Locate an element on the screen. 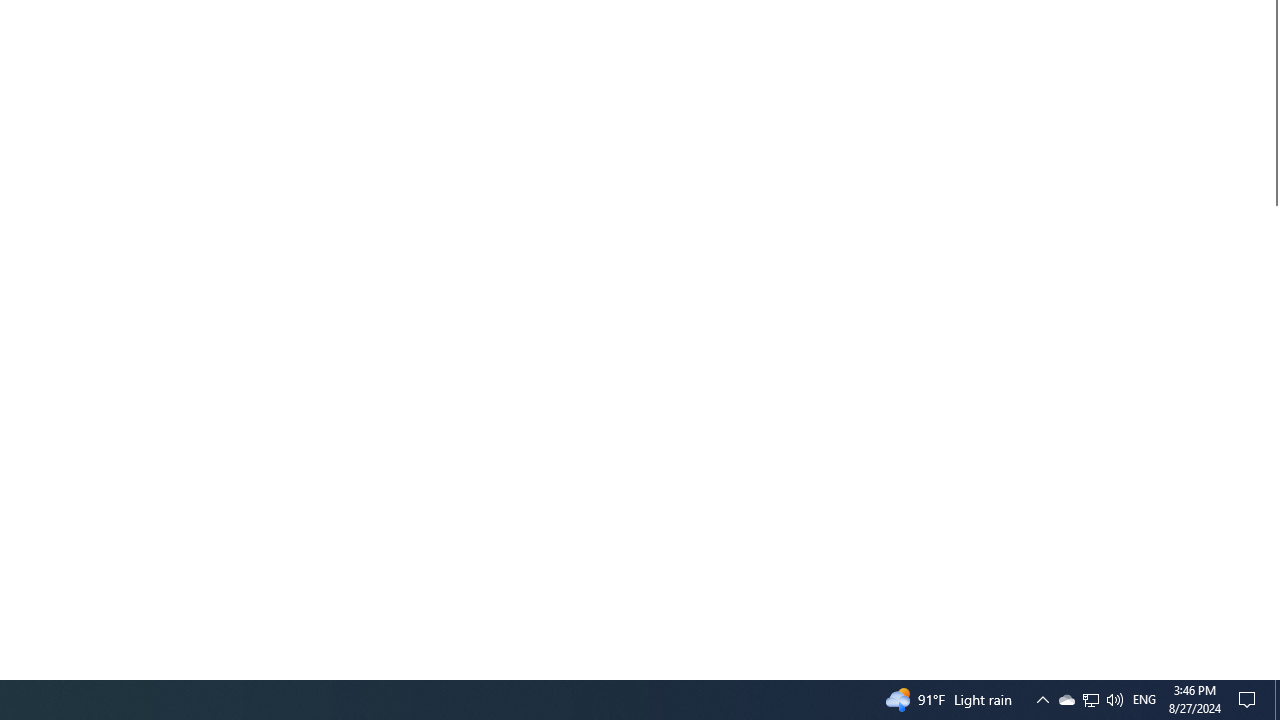 The height and width of the screenshot is (720, 1280). 'Vertical Small Increase' is located at coordinates (1271, 671).